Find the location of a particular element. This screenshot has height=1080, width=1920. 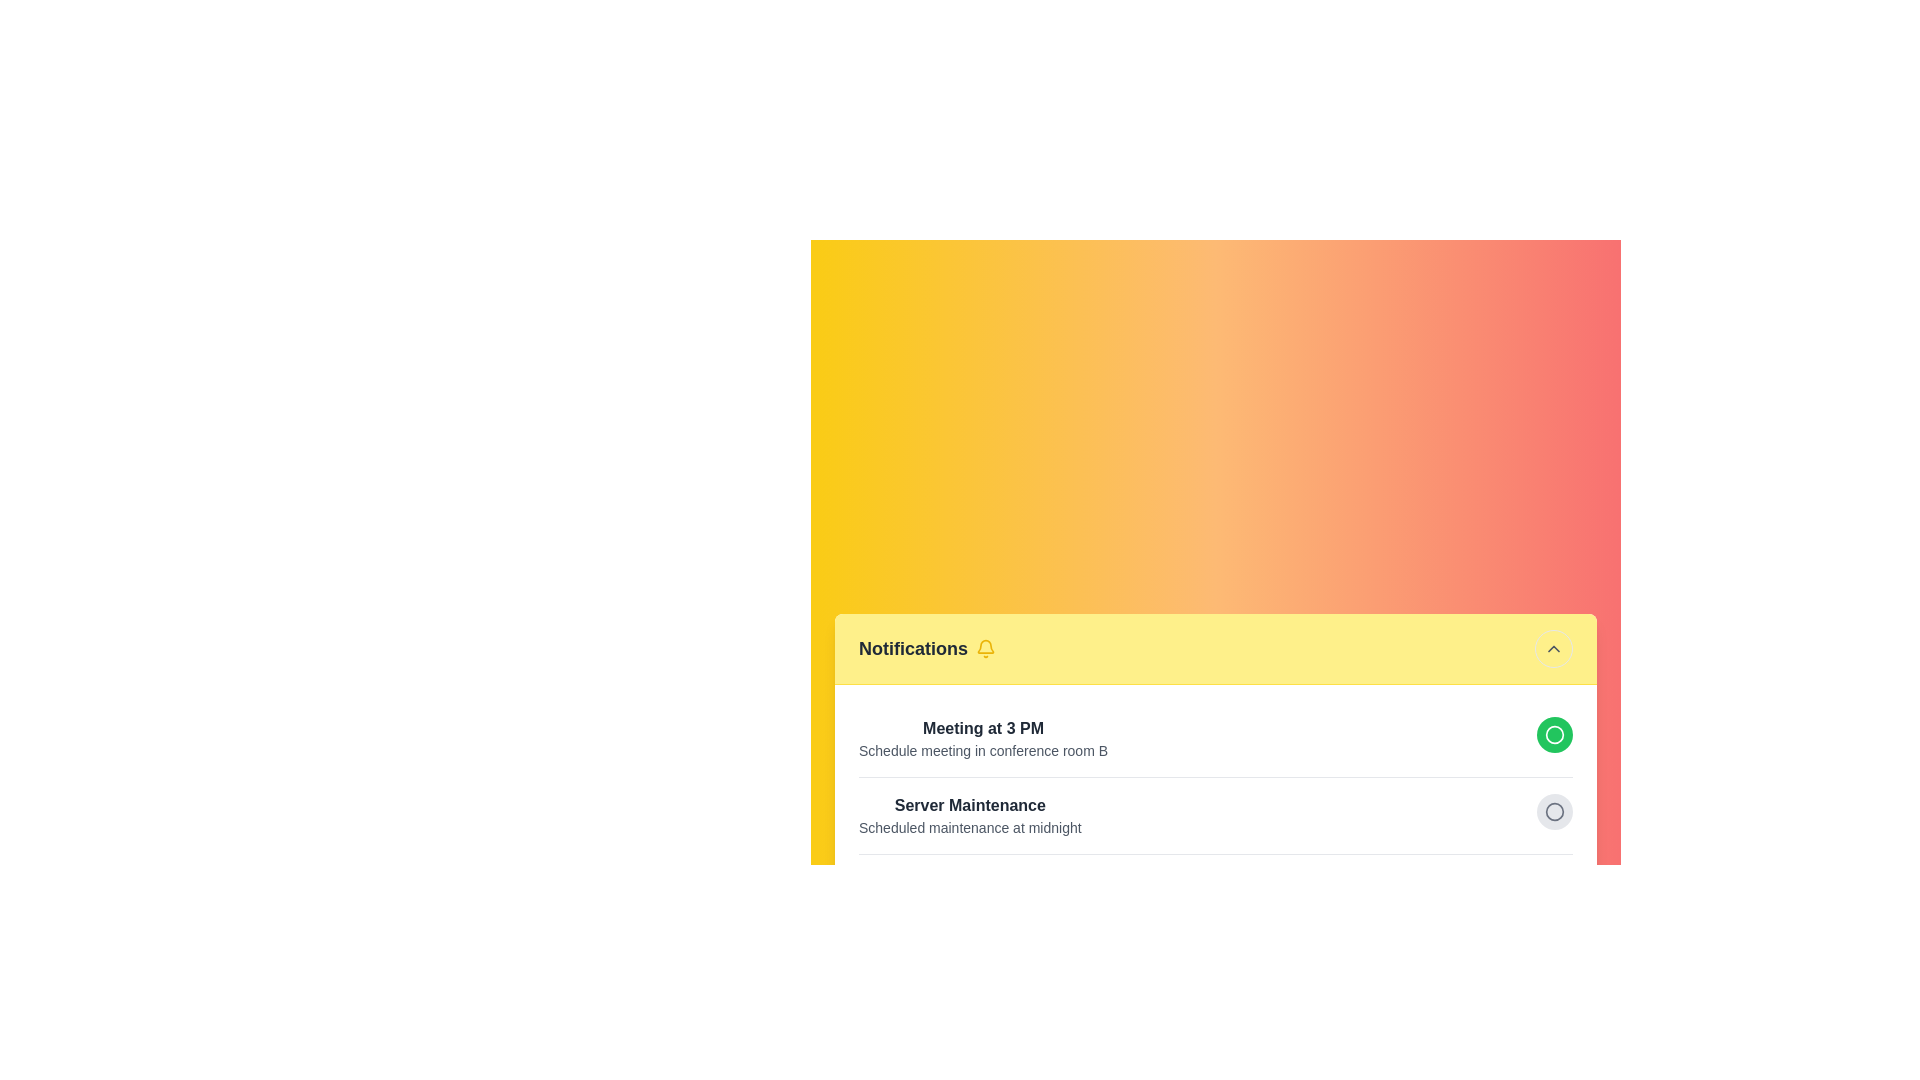

the notification icon located to the right of the 'Notifications' text, which serves as a visual cue for notification-related features is located at coordinates (985, 648).